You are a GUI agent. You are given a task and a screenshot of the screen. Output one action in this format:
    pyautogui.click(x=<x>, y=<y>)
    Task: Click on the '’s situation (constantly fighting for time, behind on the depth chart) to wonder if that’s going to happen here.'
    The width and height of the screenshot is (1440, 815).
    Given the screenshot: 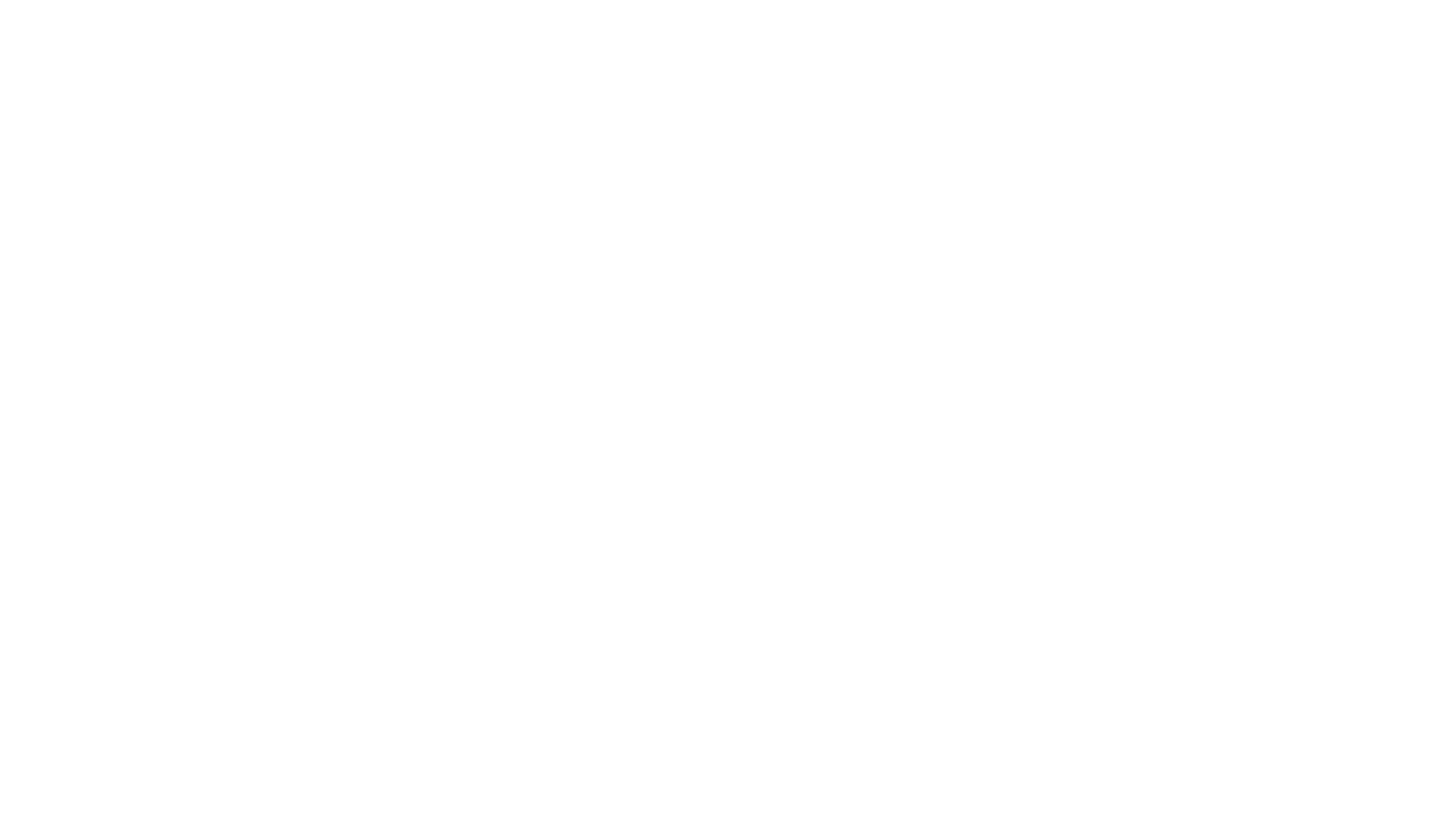 What is the action you would take?
    pyautogui.click(x=518, y=154)
    